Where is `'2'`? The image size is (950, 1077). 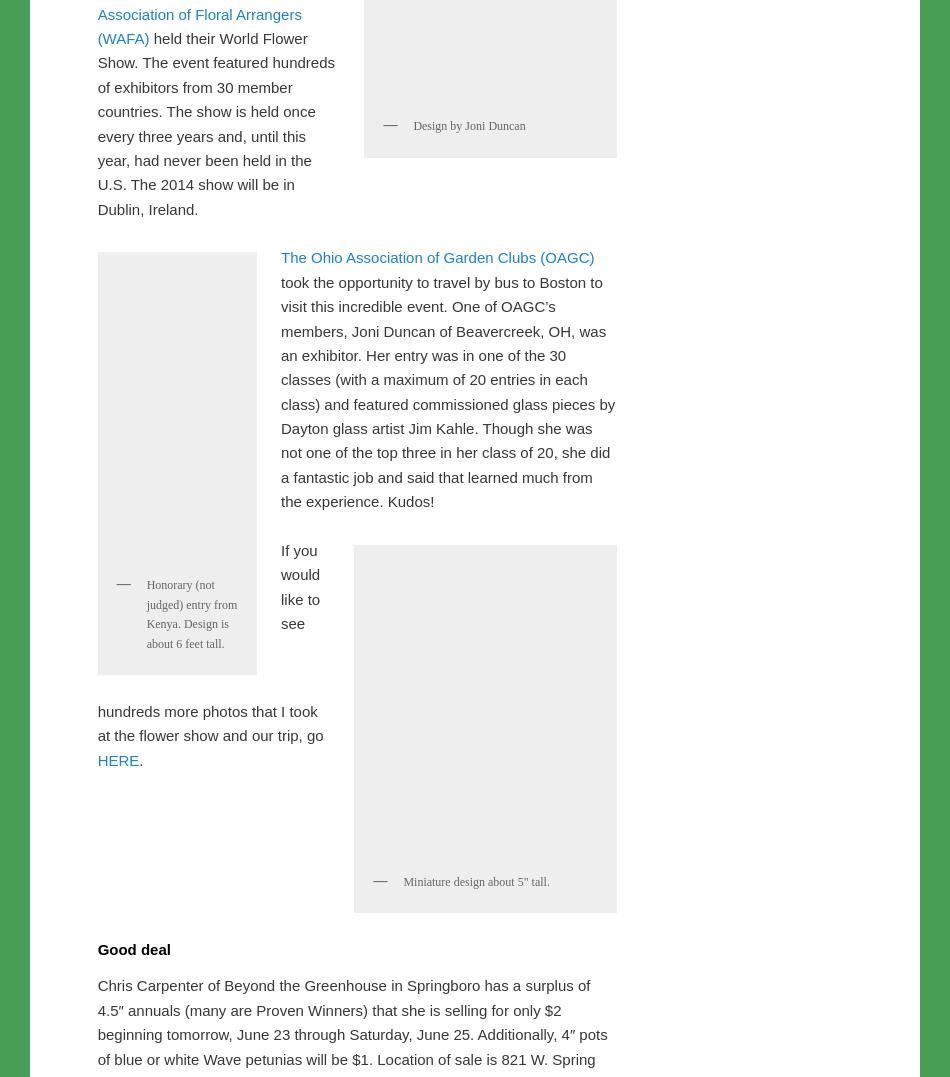
'2' is located at coordinates (312, 37).